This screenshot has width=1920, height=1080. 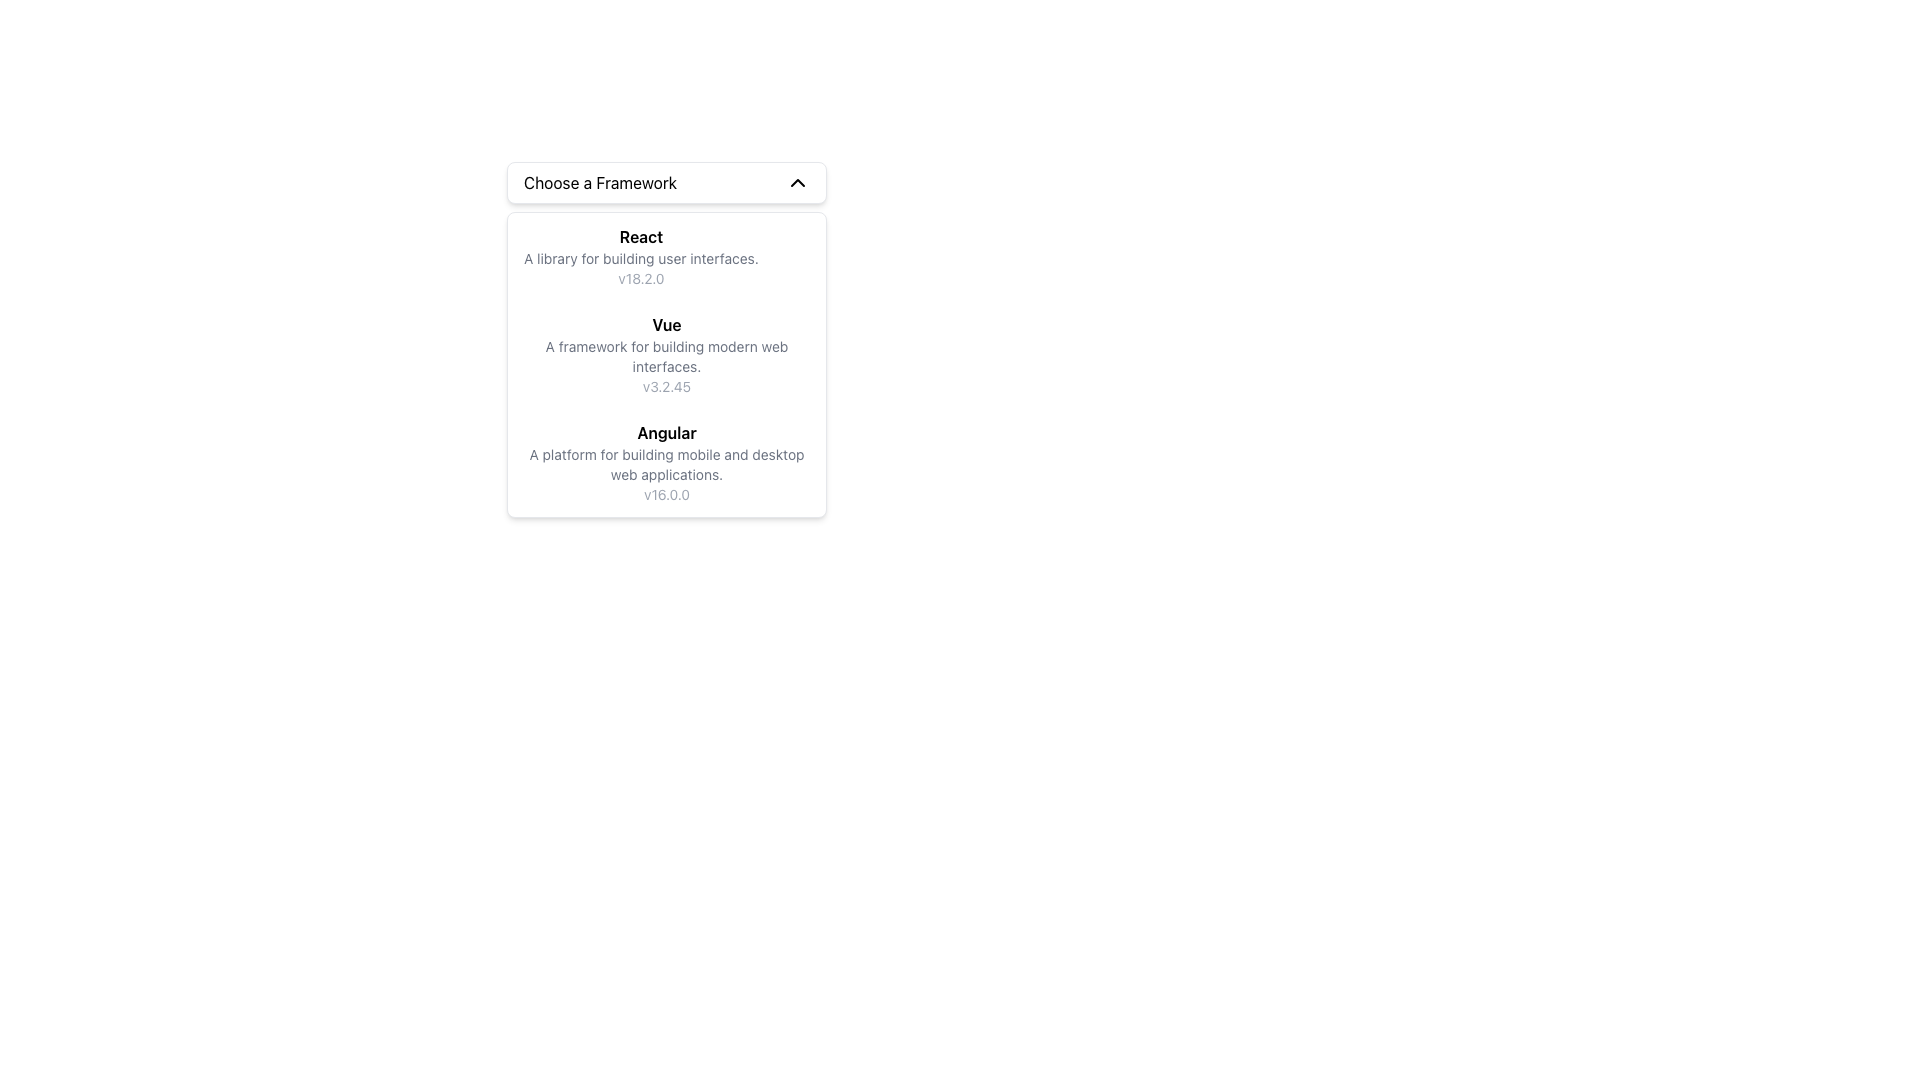 What do you see at coordinates (667, 386) in the screenshot?
I see `the text snippet displaying 'v3.2.45', which is styled in gray and located beneath the description of the Vue framework in a dropdown menu` at bounding box center [667, 386].